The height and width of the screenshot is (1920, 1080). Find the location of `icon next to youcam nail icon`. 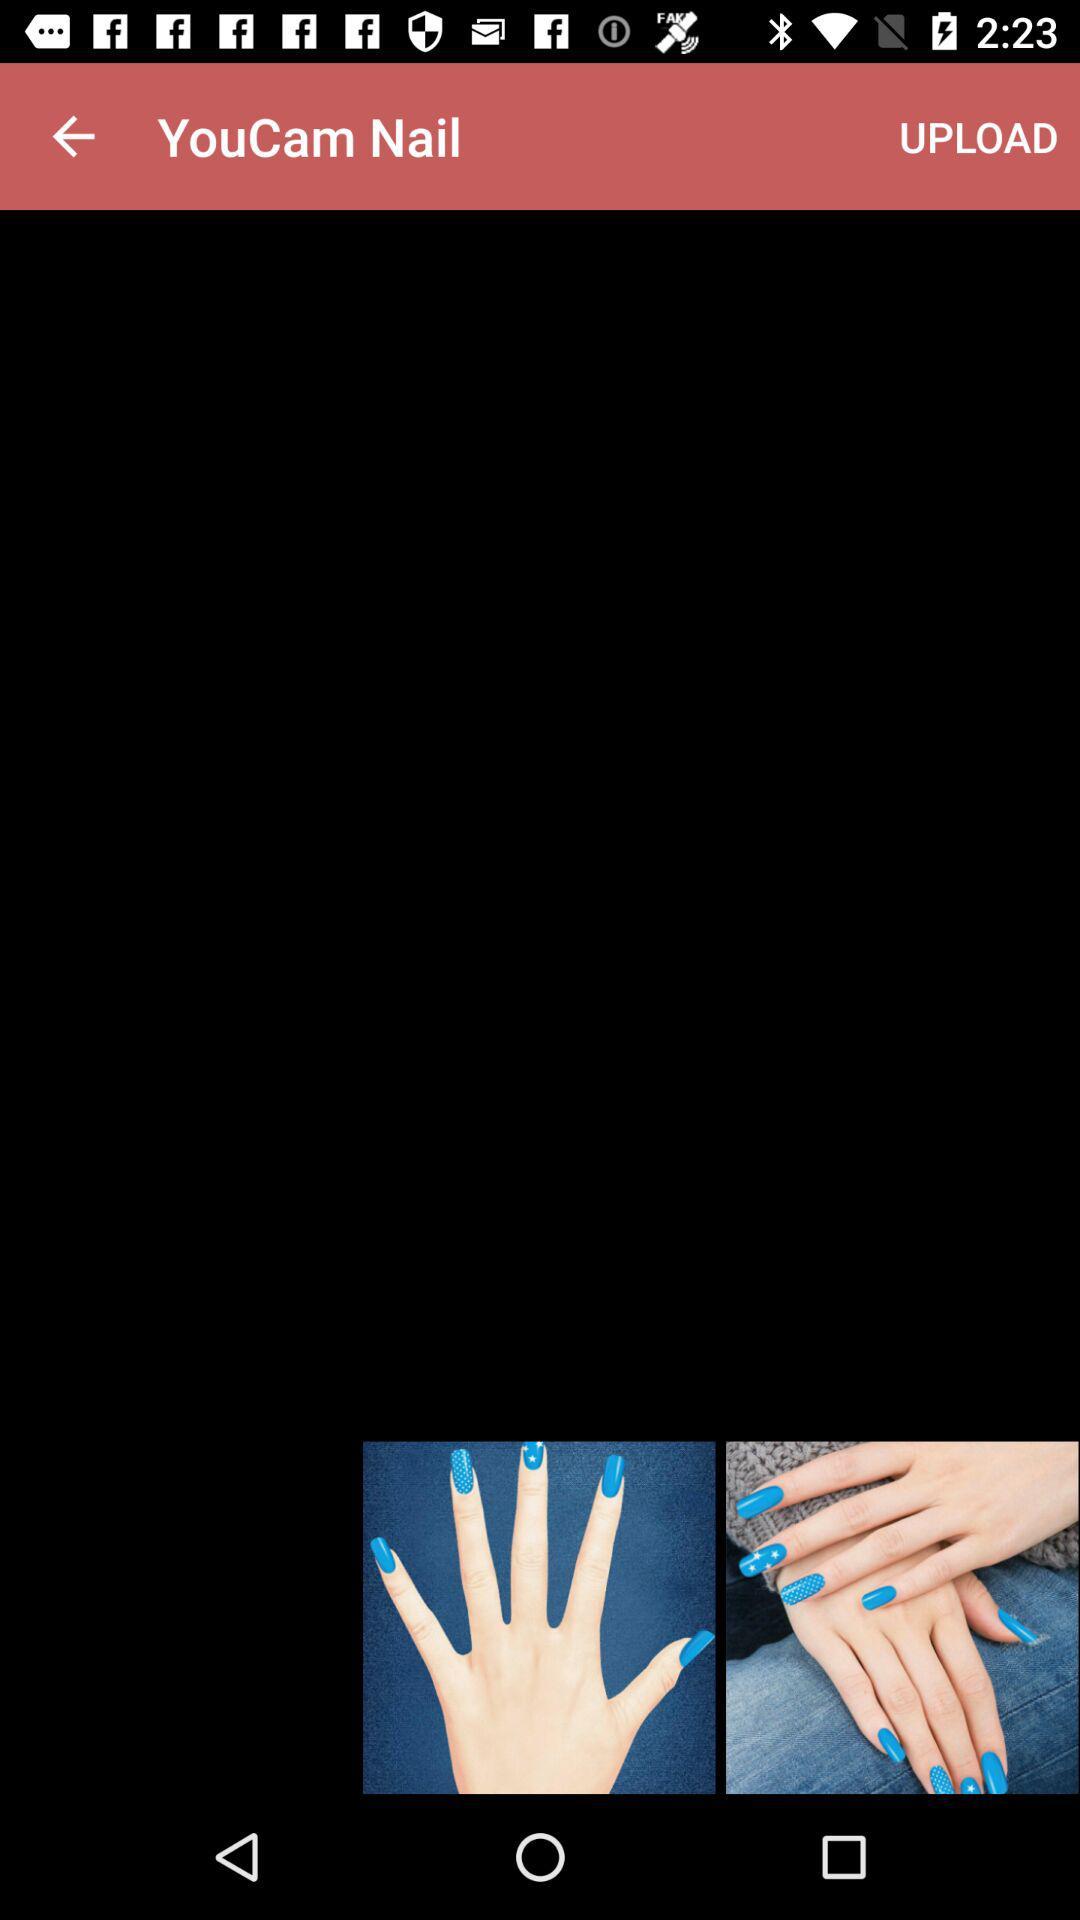

icon next to youcam nail icon is located at coordinates (978, 135).